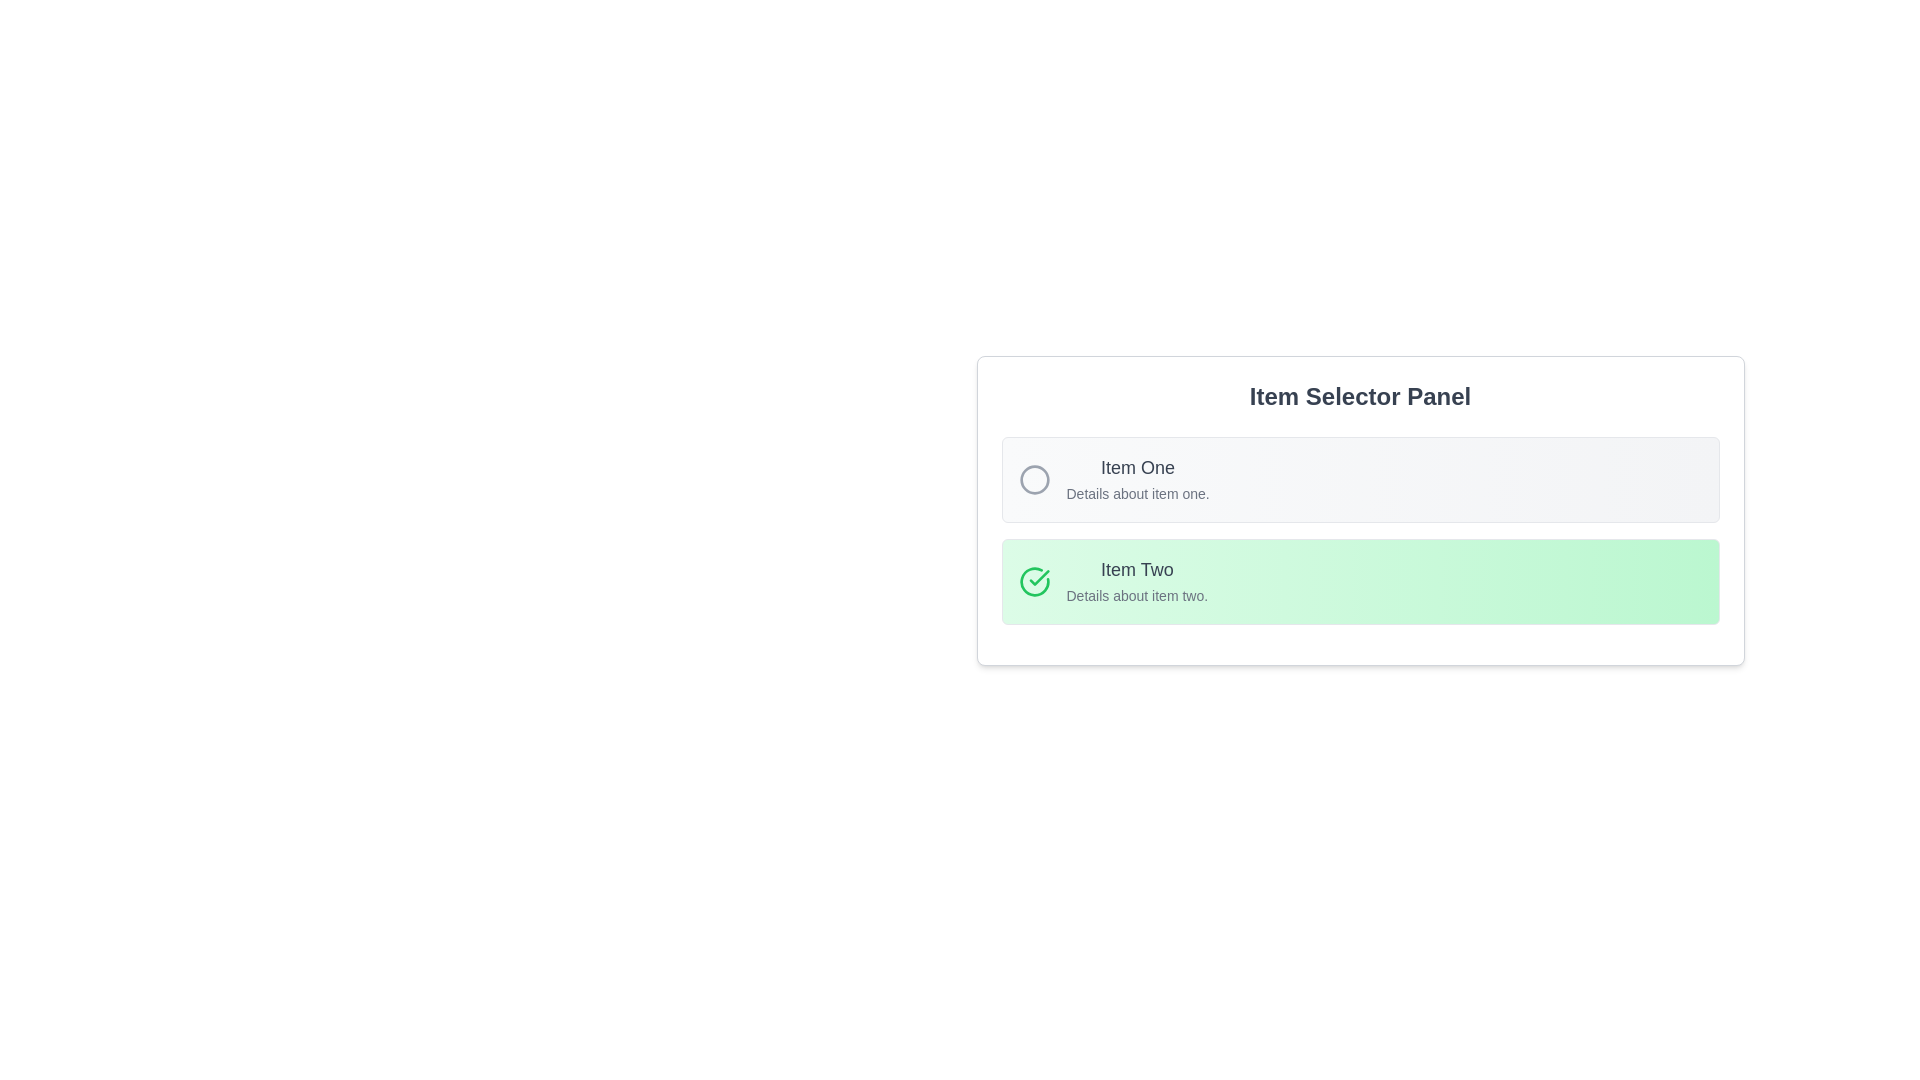 The image size is (1920, 1080). I want to click on the first Item Card, so click(1360, 479).